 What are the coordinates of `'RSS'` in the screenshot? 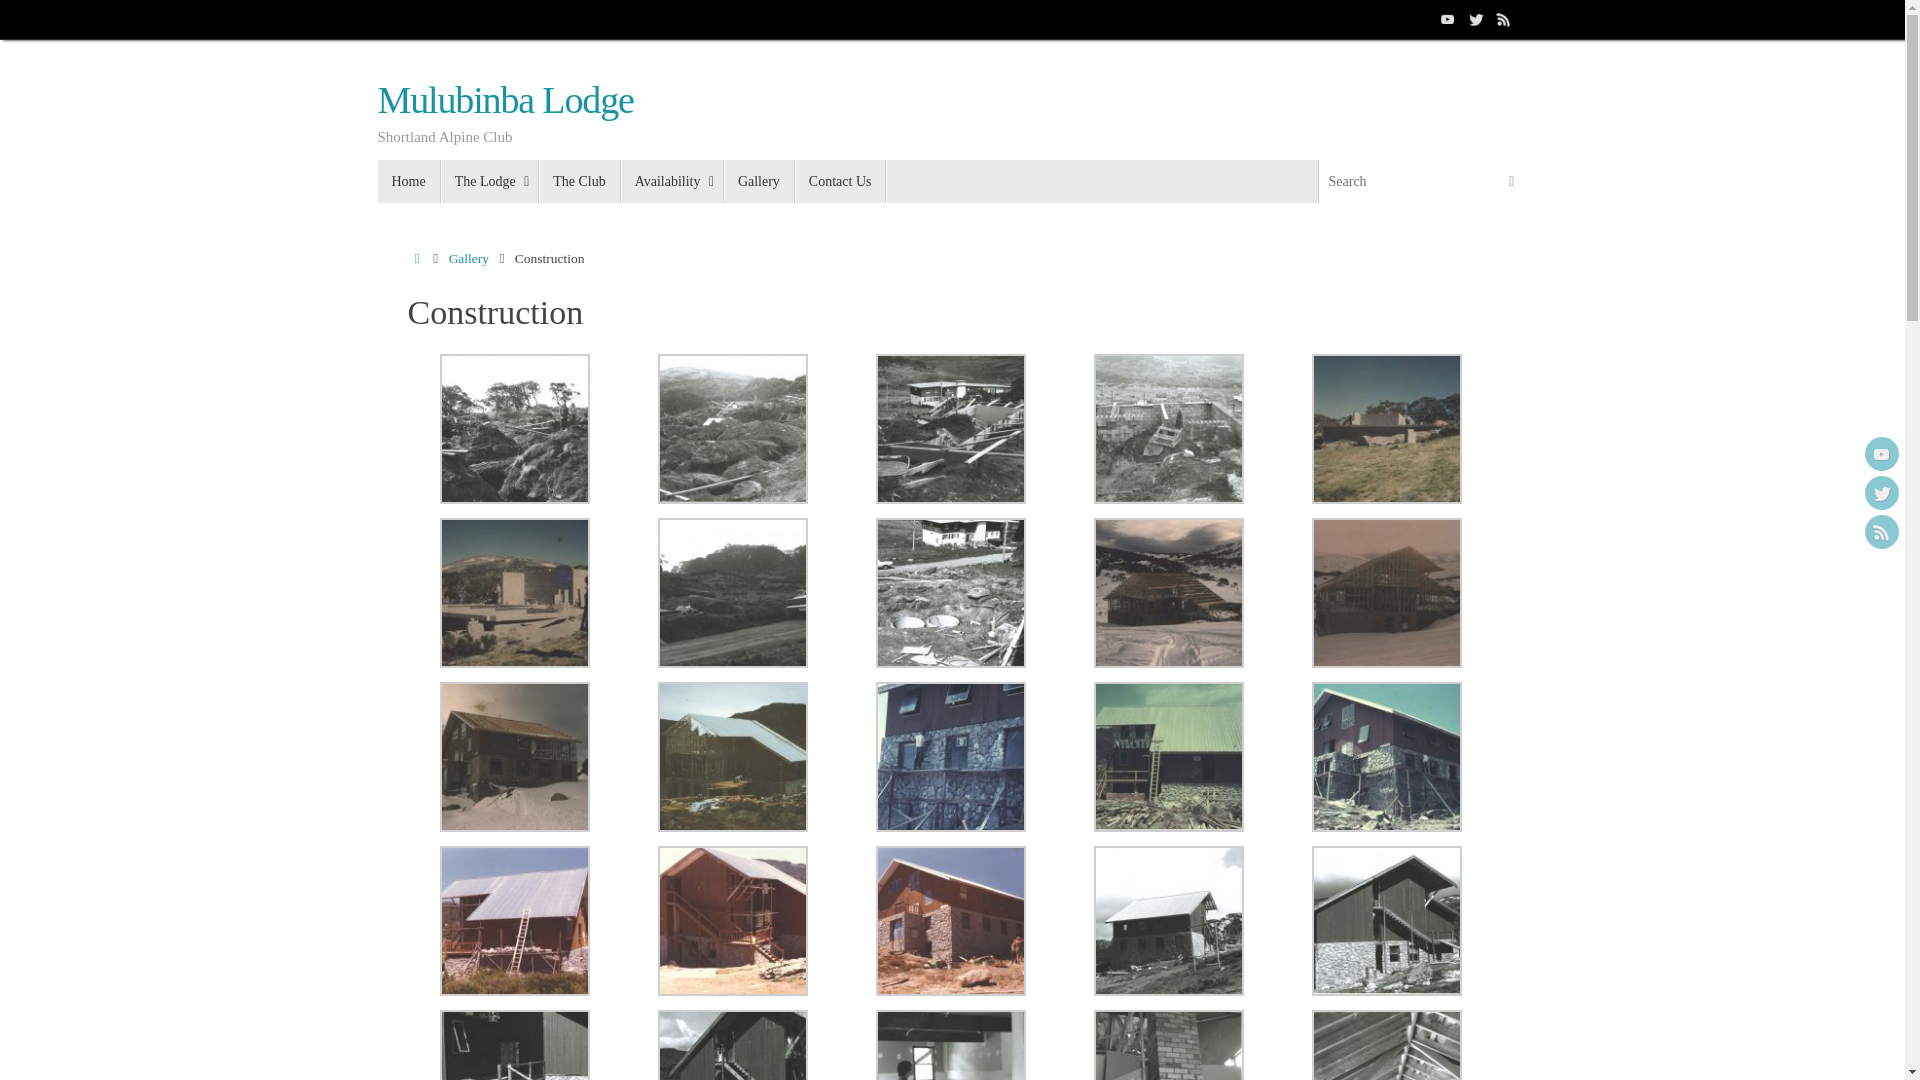 It's located at (1503, 19).